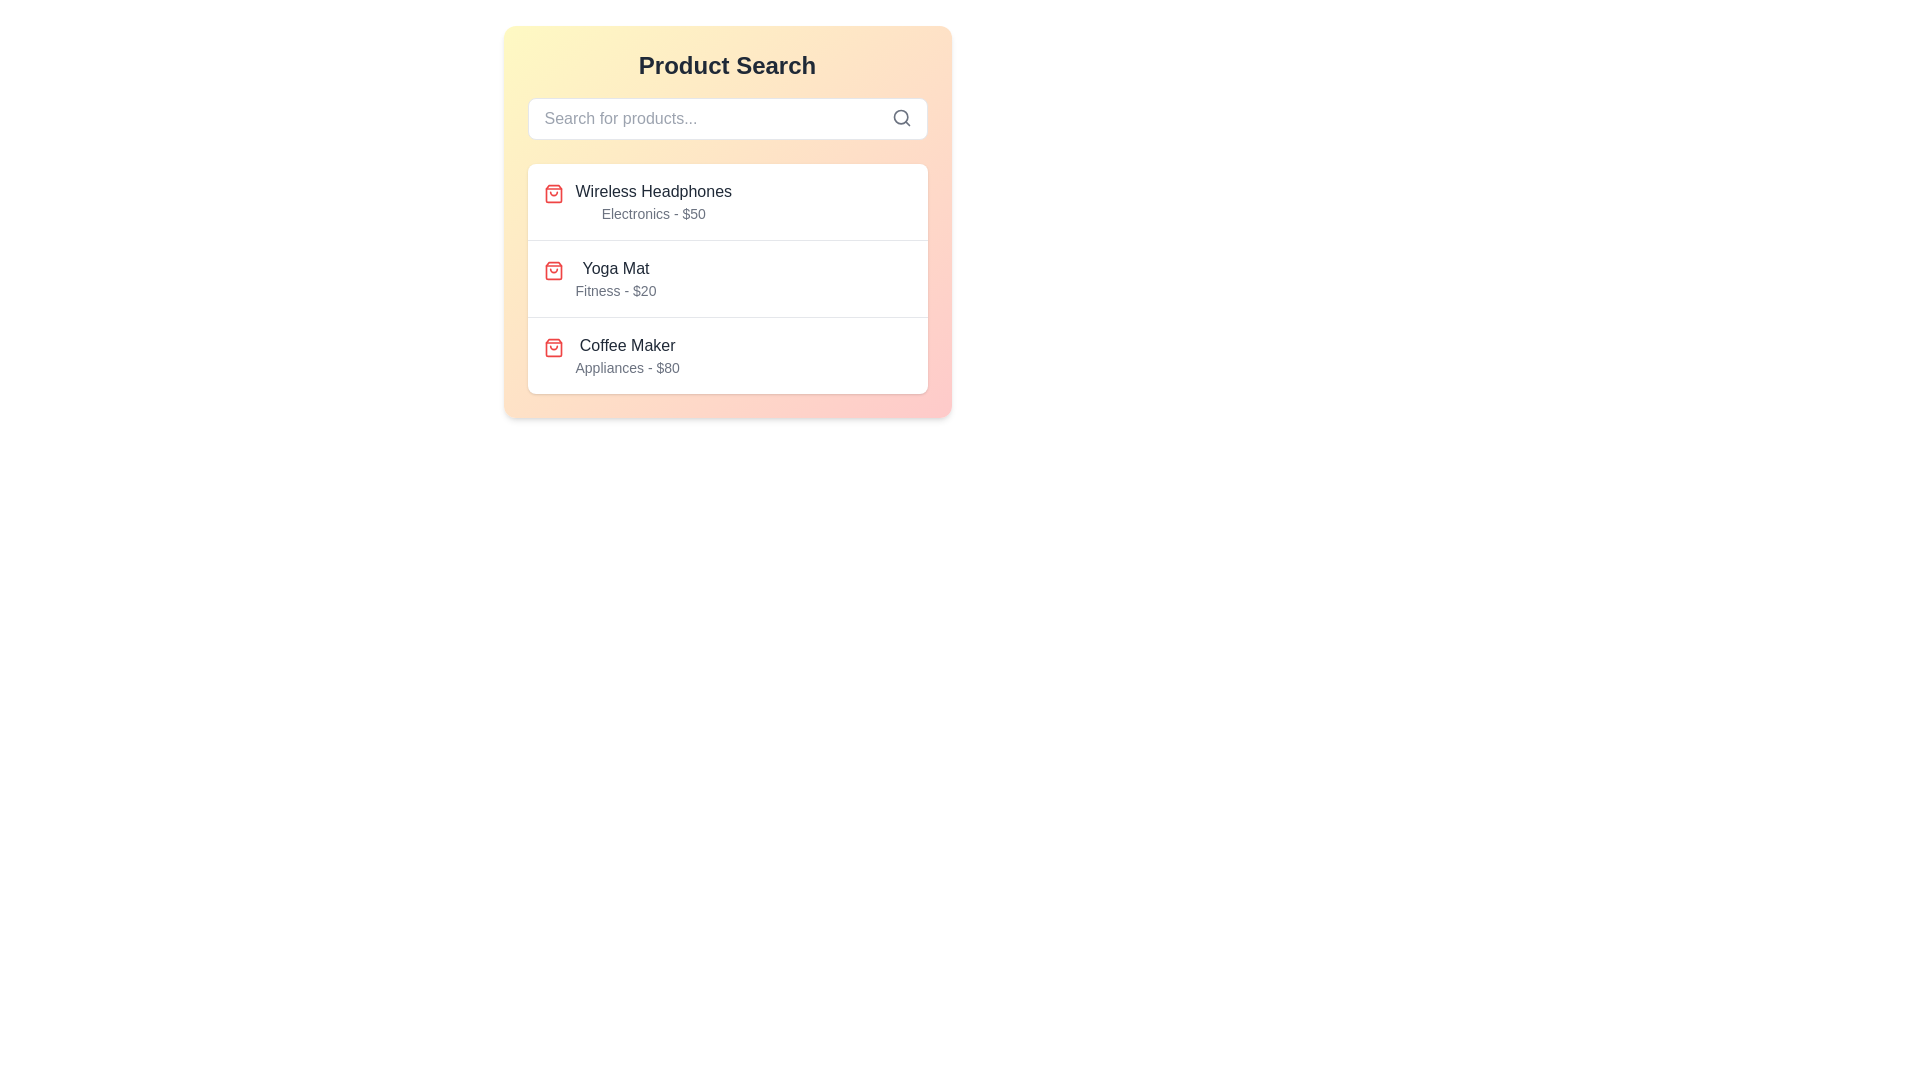 This screenshot has height=1080, width=1920. I want to click on the outlined shopping bag icon with a red border located next to the 'Coffee Maker' product listing, so click(553, 346).